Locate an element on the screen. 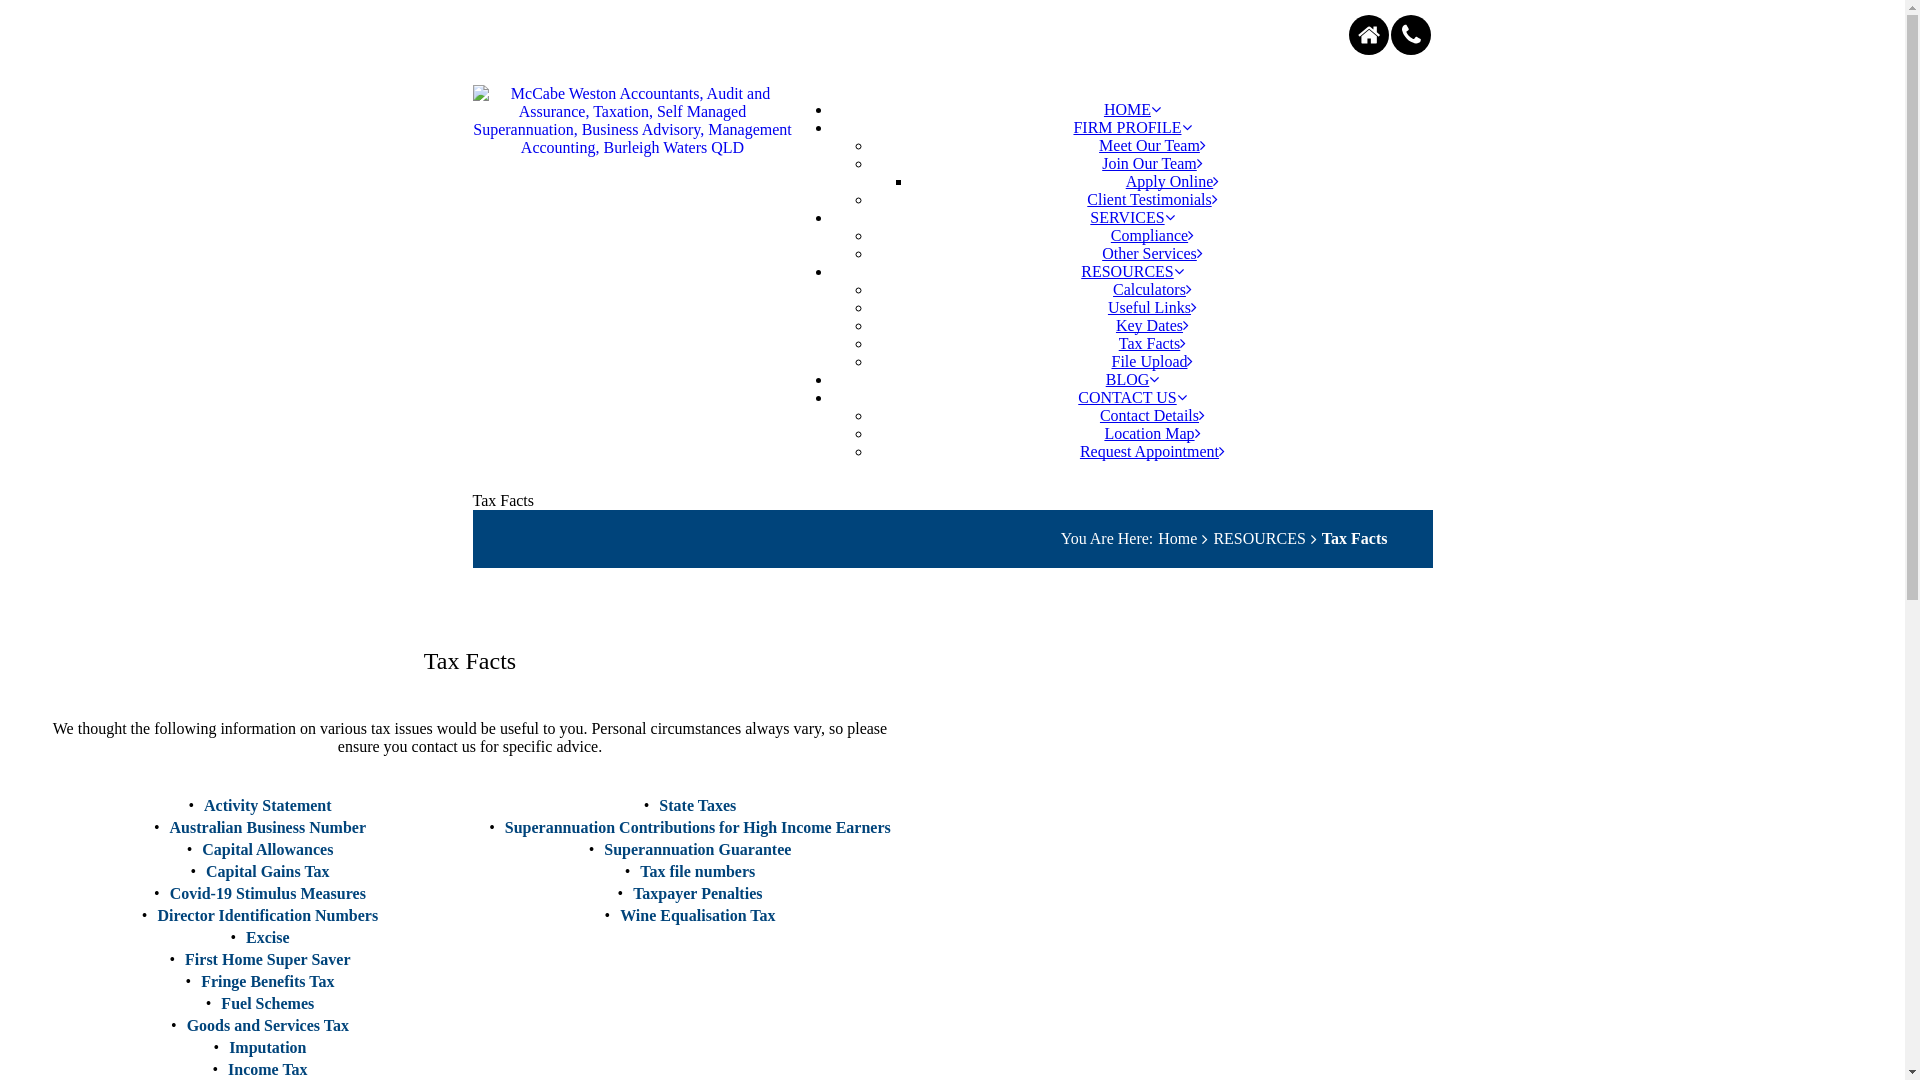 Image resolution: width=1920 pixels, height=1080 pixels. 'Calculators' is located at coordinates (1152, 289).